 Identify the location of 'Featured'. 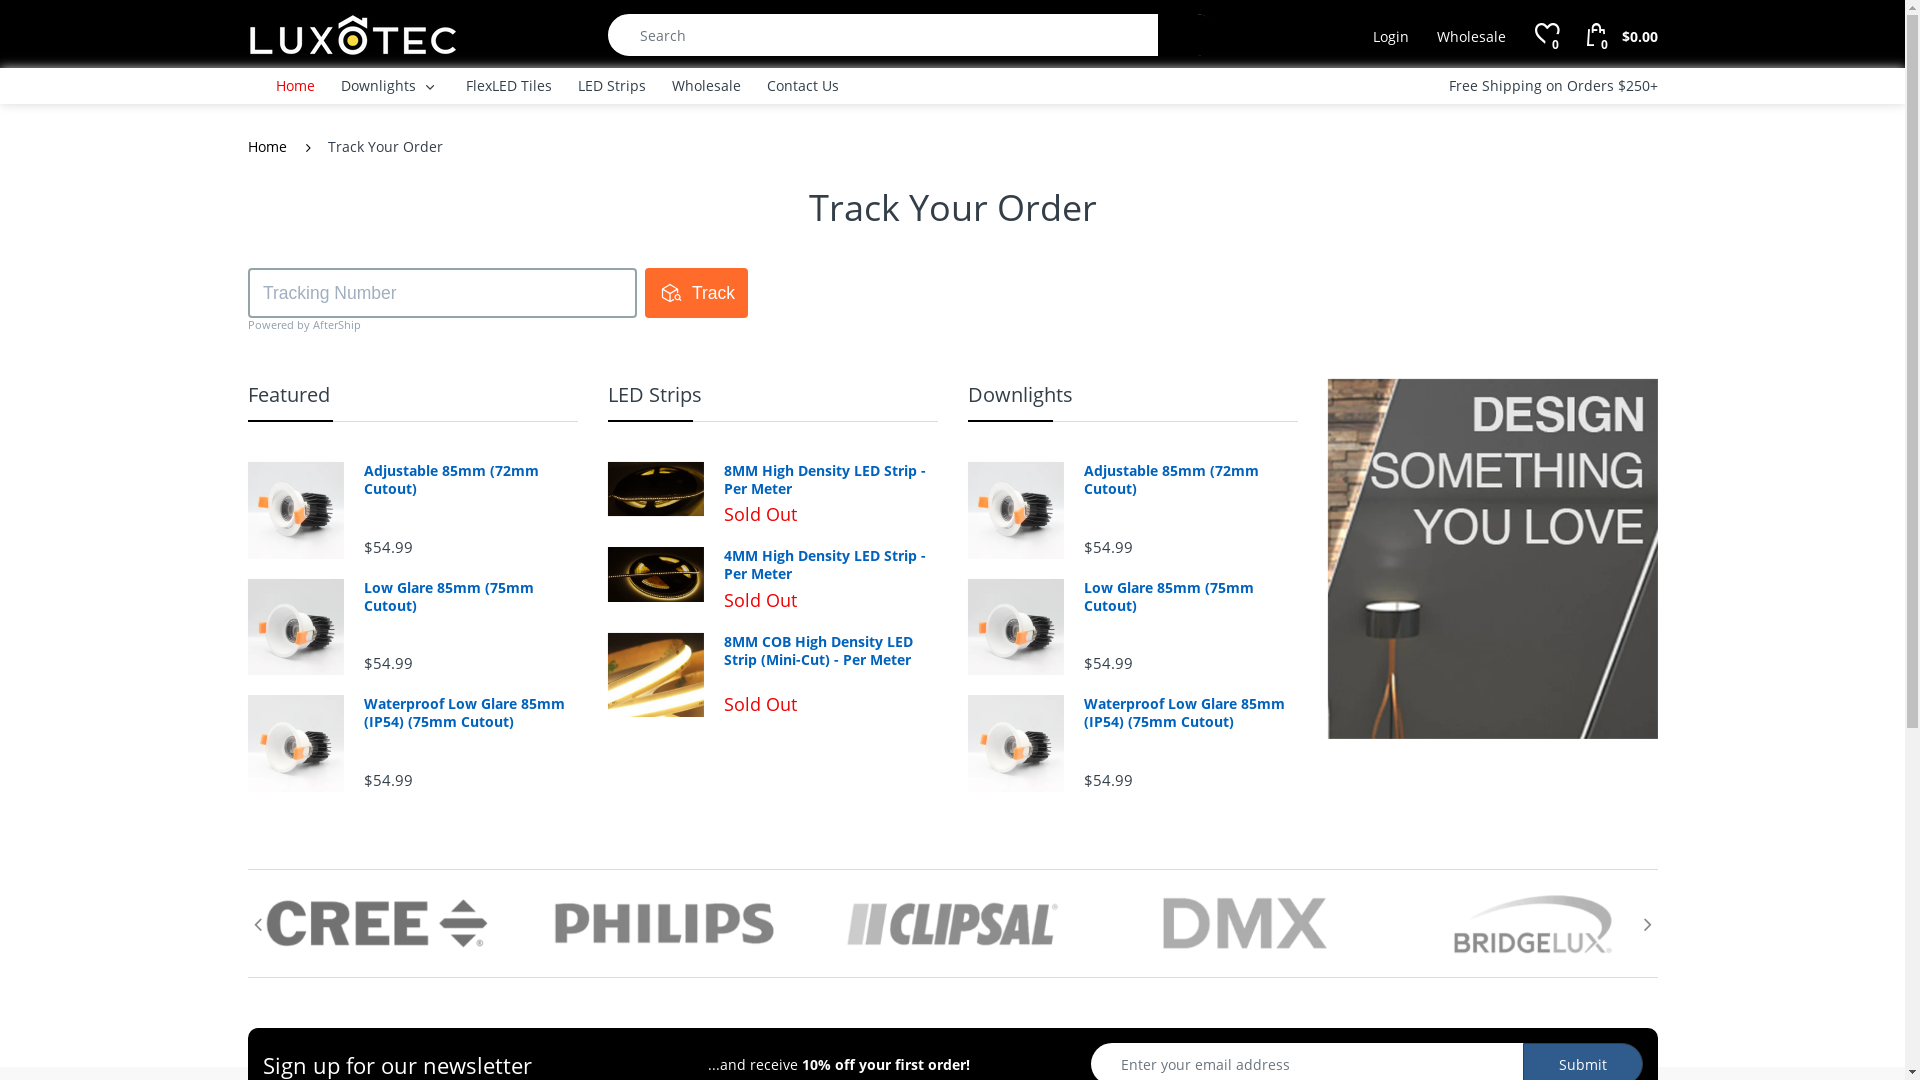
(287, 394).